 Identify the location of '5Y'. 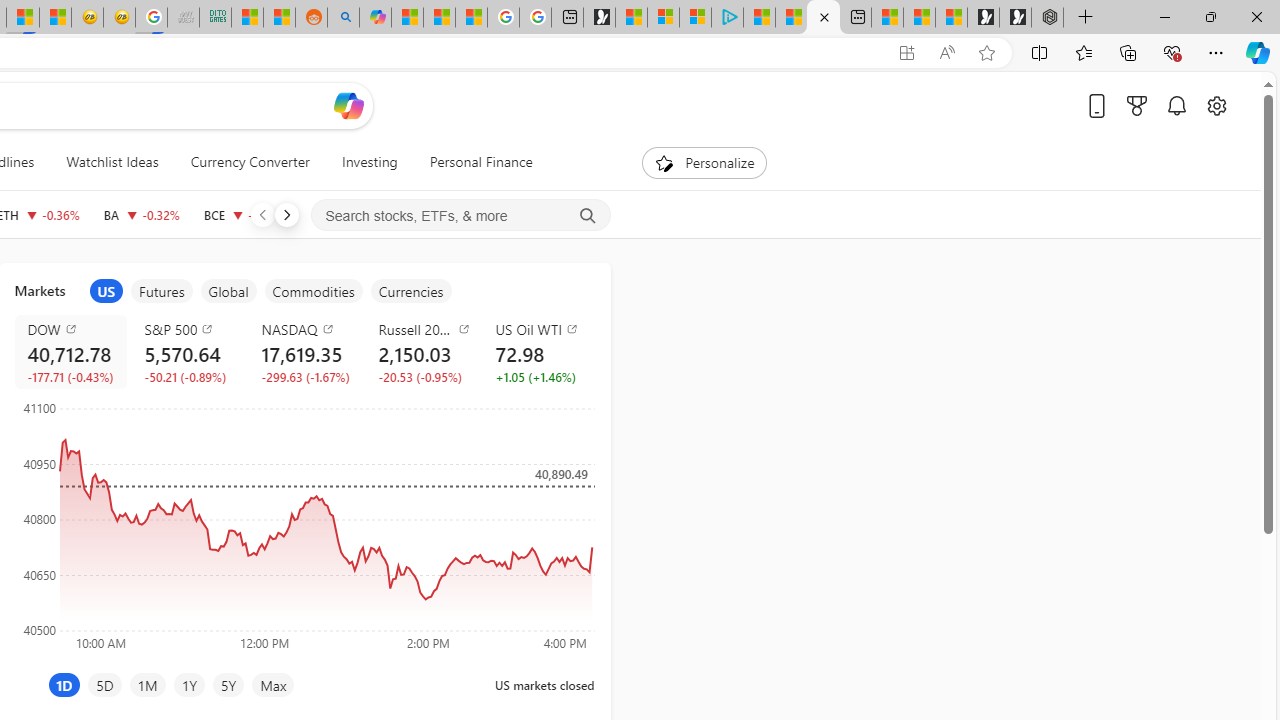
(228, 684).